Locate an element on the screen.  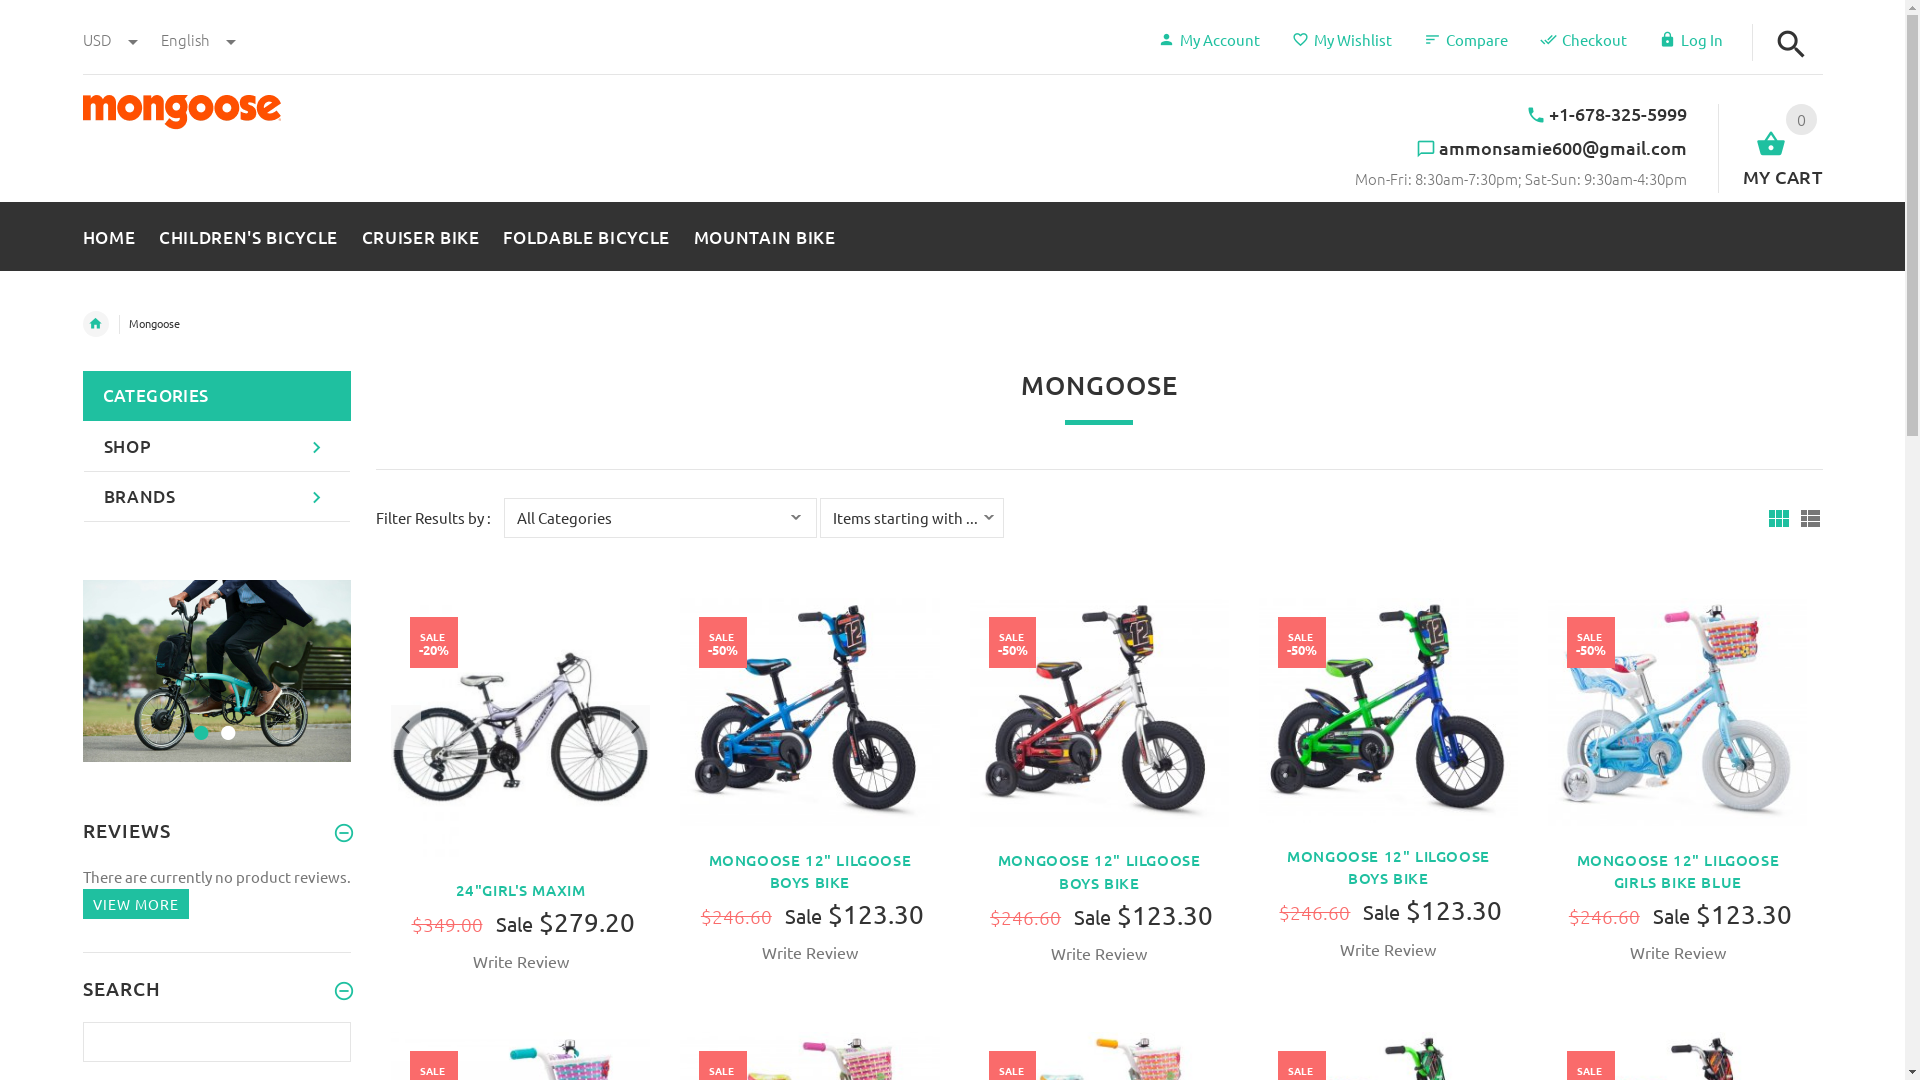
'SHOP' is located at coordinates (216, 446).